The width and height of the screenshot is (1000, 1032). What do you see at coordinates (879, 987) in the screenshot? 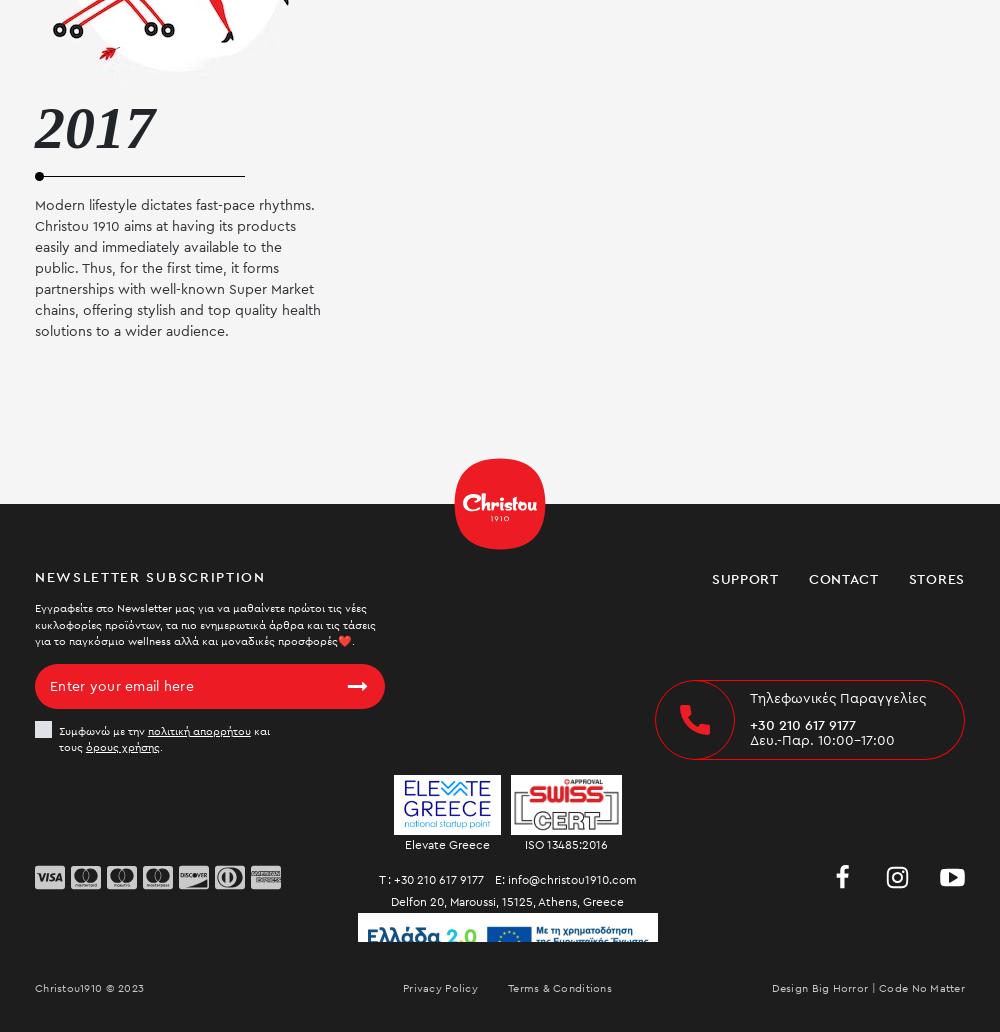
I see `'Code'` at bounding box center [879, 987].